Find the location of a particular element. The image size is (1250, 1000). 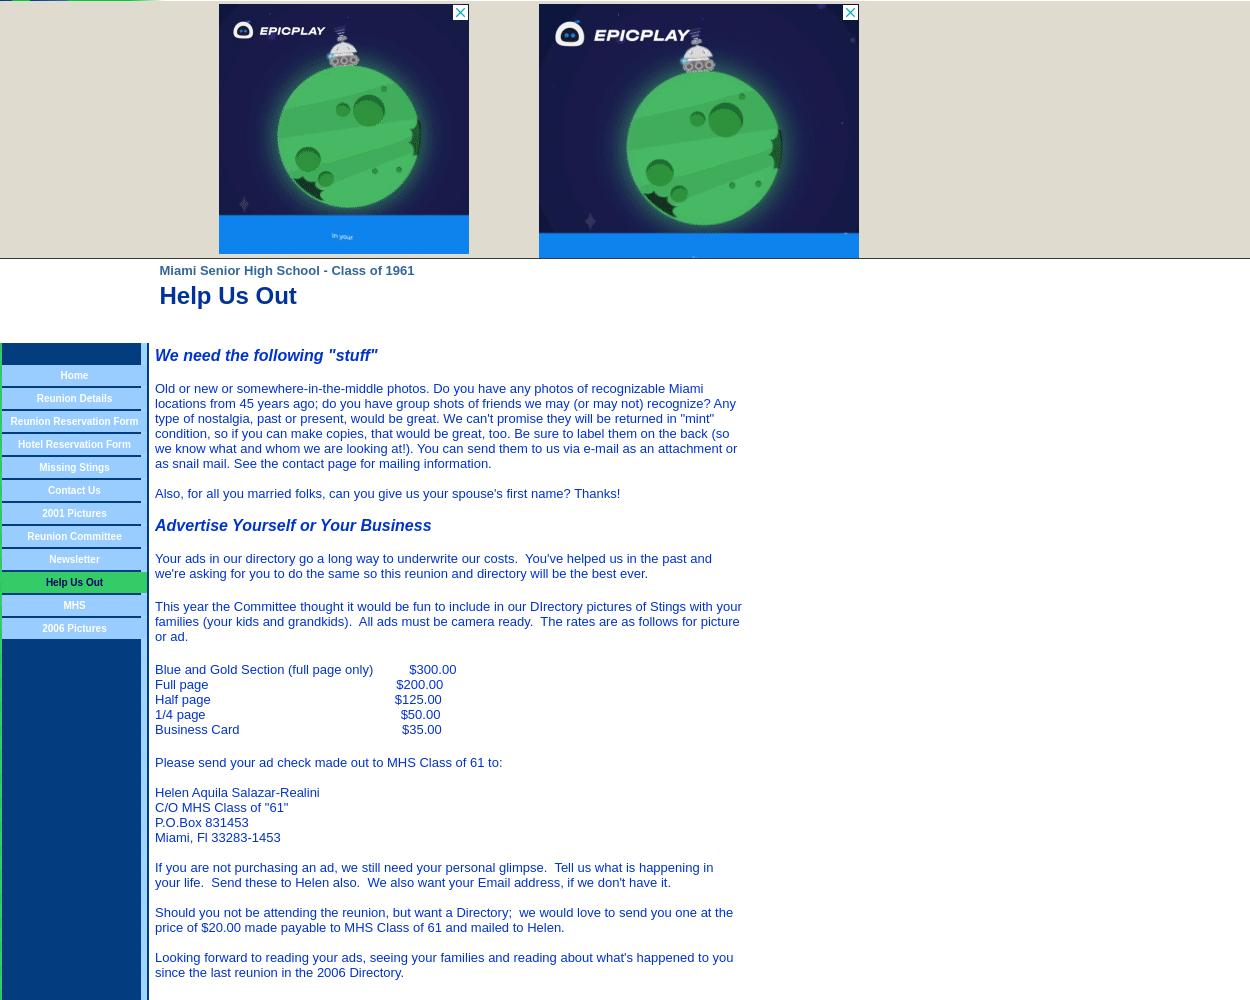

'Should you not be attending the reunion, but want a Directory;  we would love to
                           send you one at the price of $20.00 made payable to MHS Class of 61 and mailed to Helen.' is located at coordinates (155, 920).